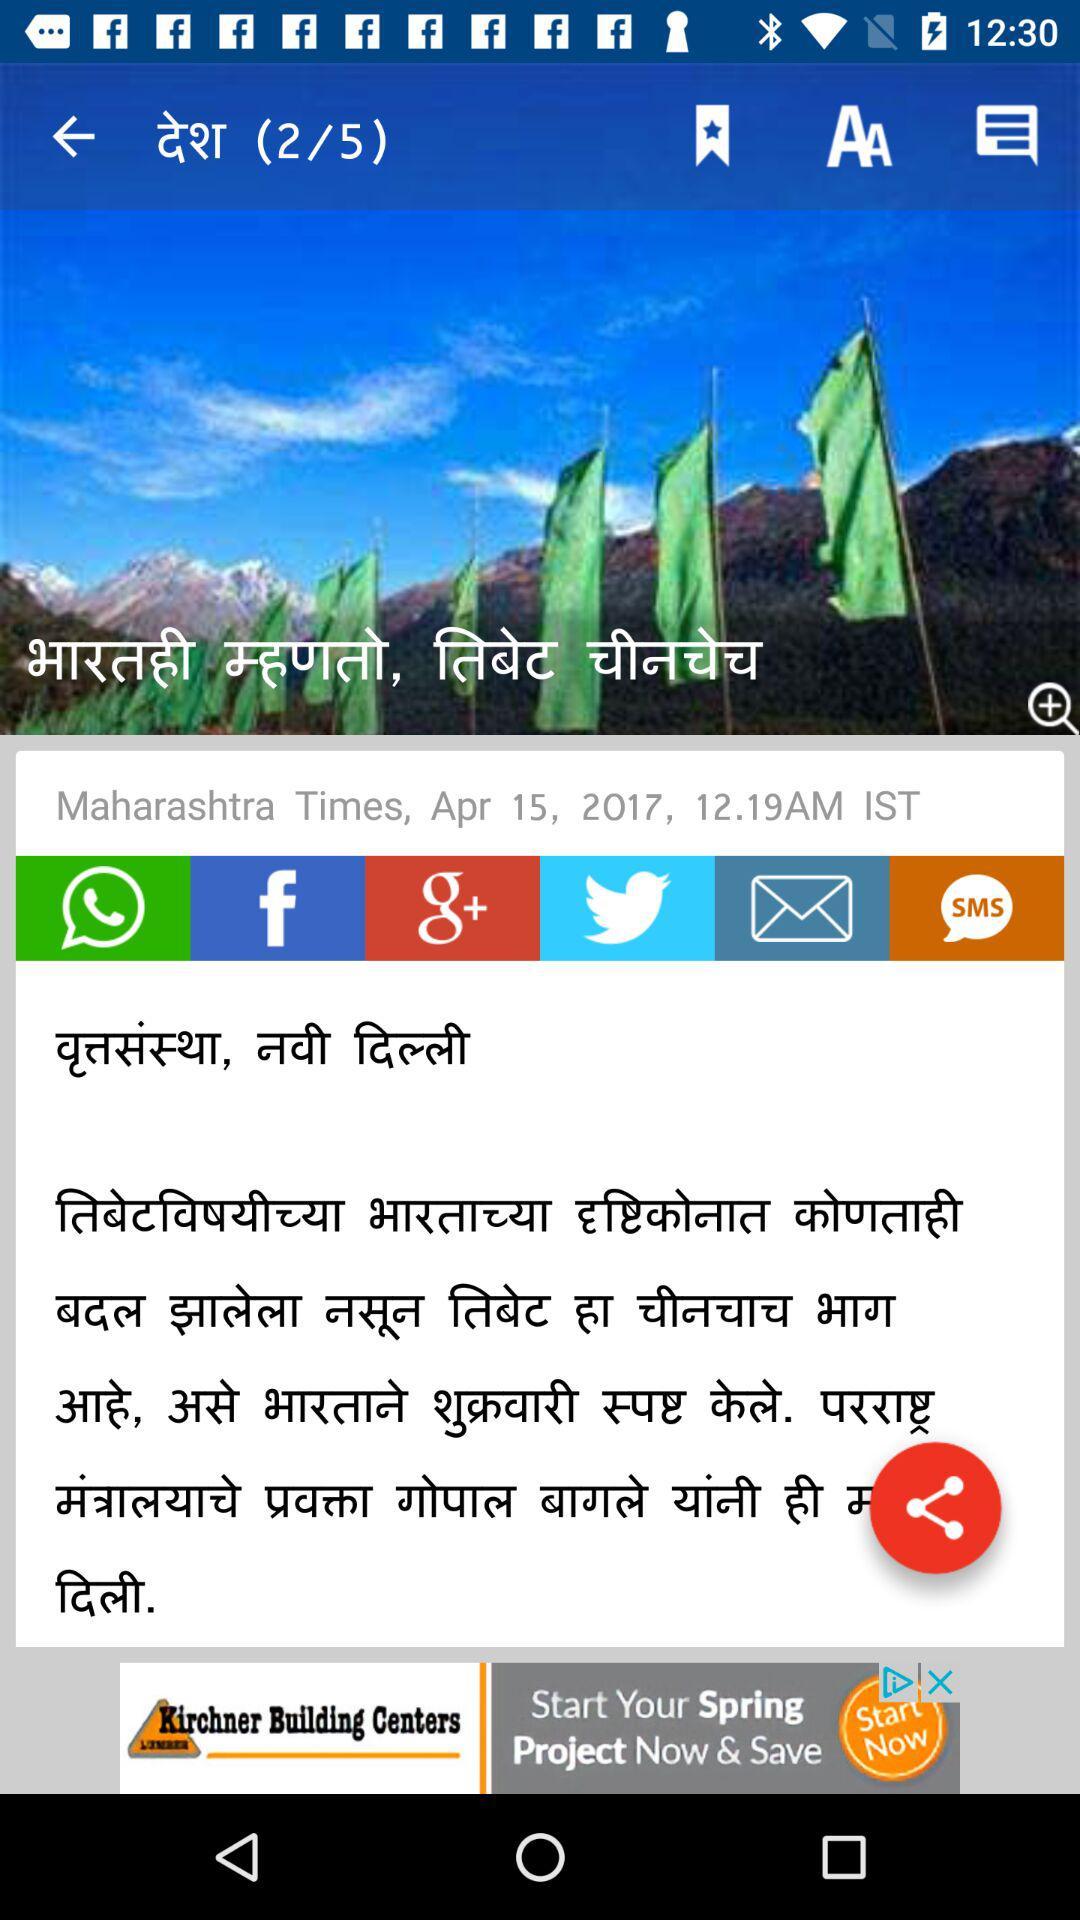 This screenshot has width=1080, height=1920. What do you see at coordinates (801, 907) in the screenshot?
I see `mail` at bounding box center [801, 907].